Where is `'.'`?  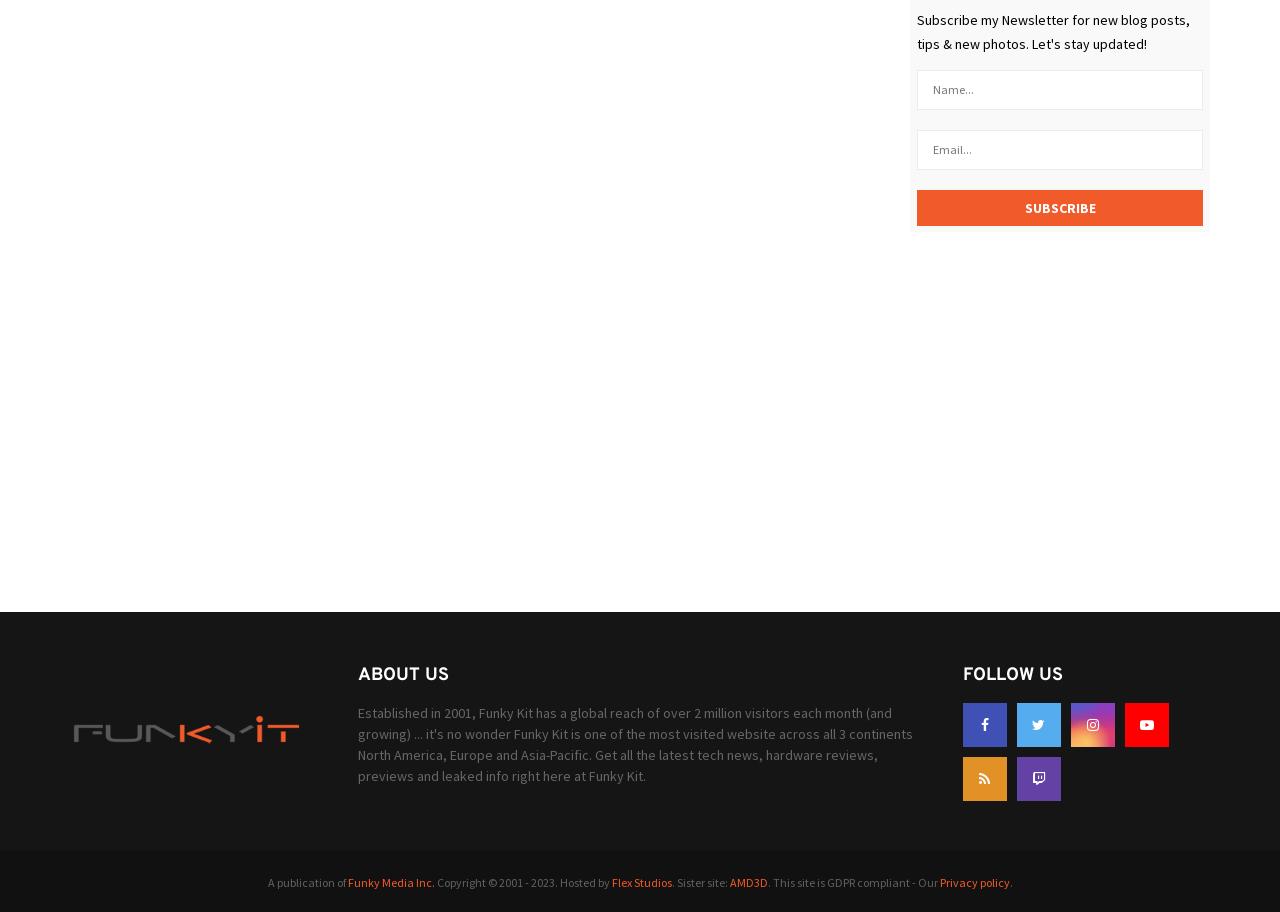
'.' is located at coordinates (1010, 880).